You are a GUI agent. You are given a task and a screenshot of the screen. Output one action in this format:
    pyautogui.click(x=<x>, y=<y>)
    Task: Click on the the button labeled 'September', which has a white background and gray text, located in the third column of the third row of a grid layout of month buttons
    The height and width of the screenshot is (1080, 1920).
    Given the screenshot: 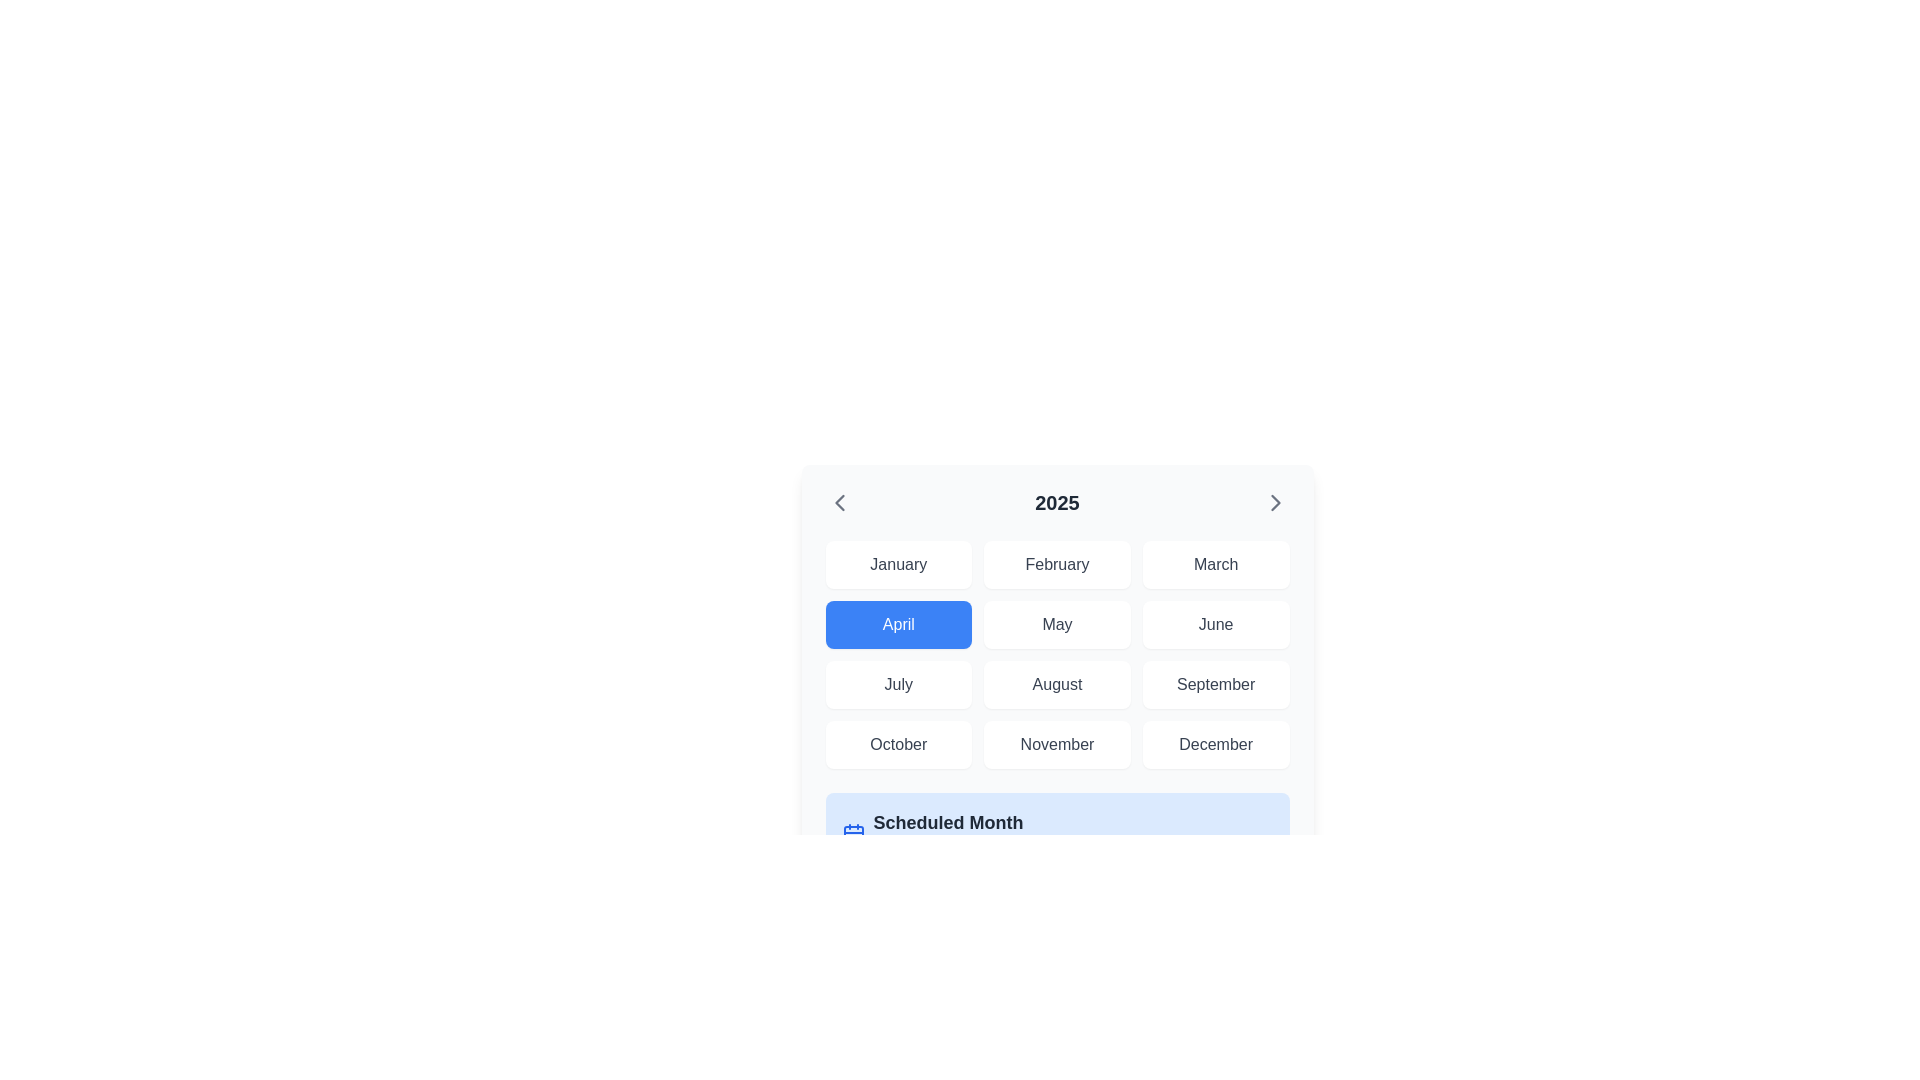 What is the action you would take?
    pyautogui.click(x=1215, y=684)
    